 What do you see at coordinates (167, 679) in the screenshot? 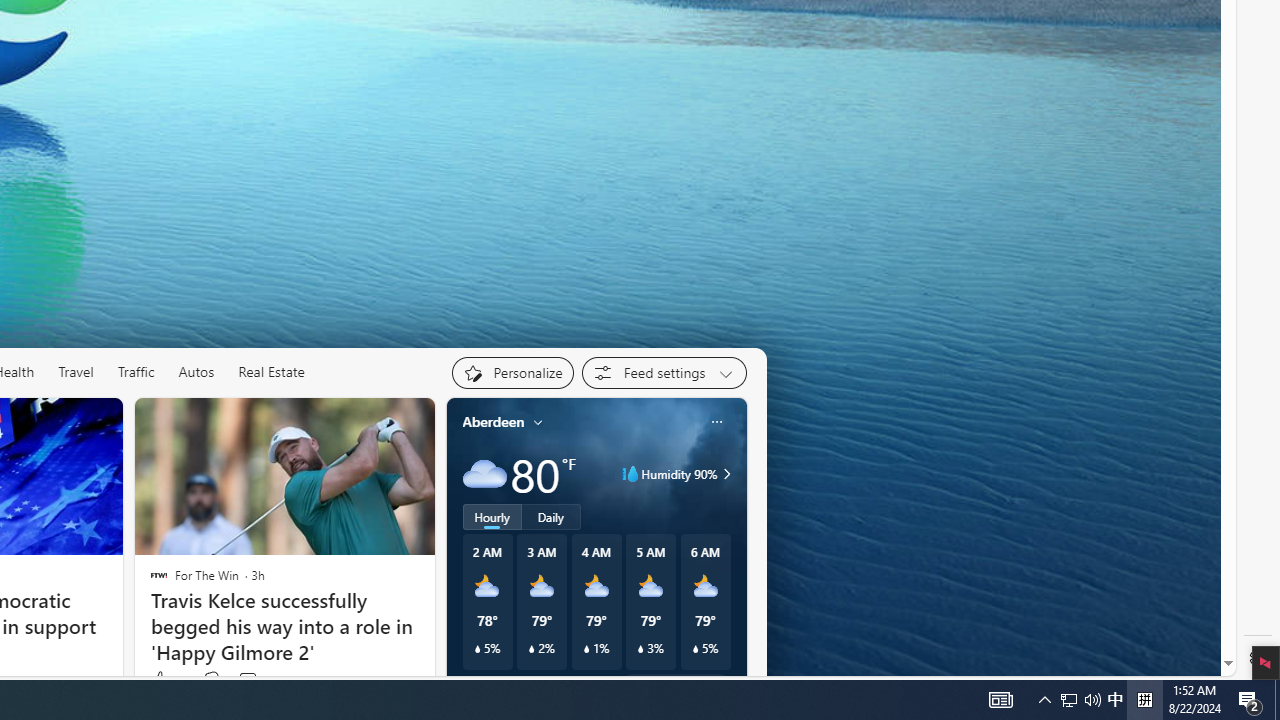
I see `'47 Like'` at bounding box center [167, 679].